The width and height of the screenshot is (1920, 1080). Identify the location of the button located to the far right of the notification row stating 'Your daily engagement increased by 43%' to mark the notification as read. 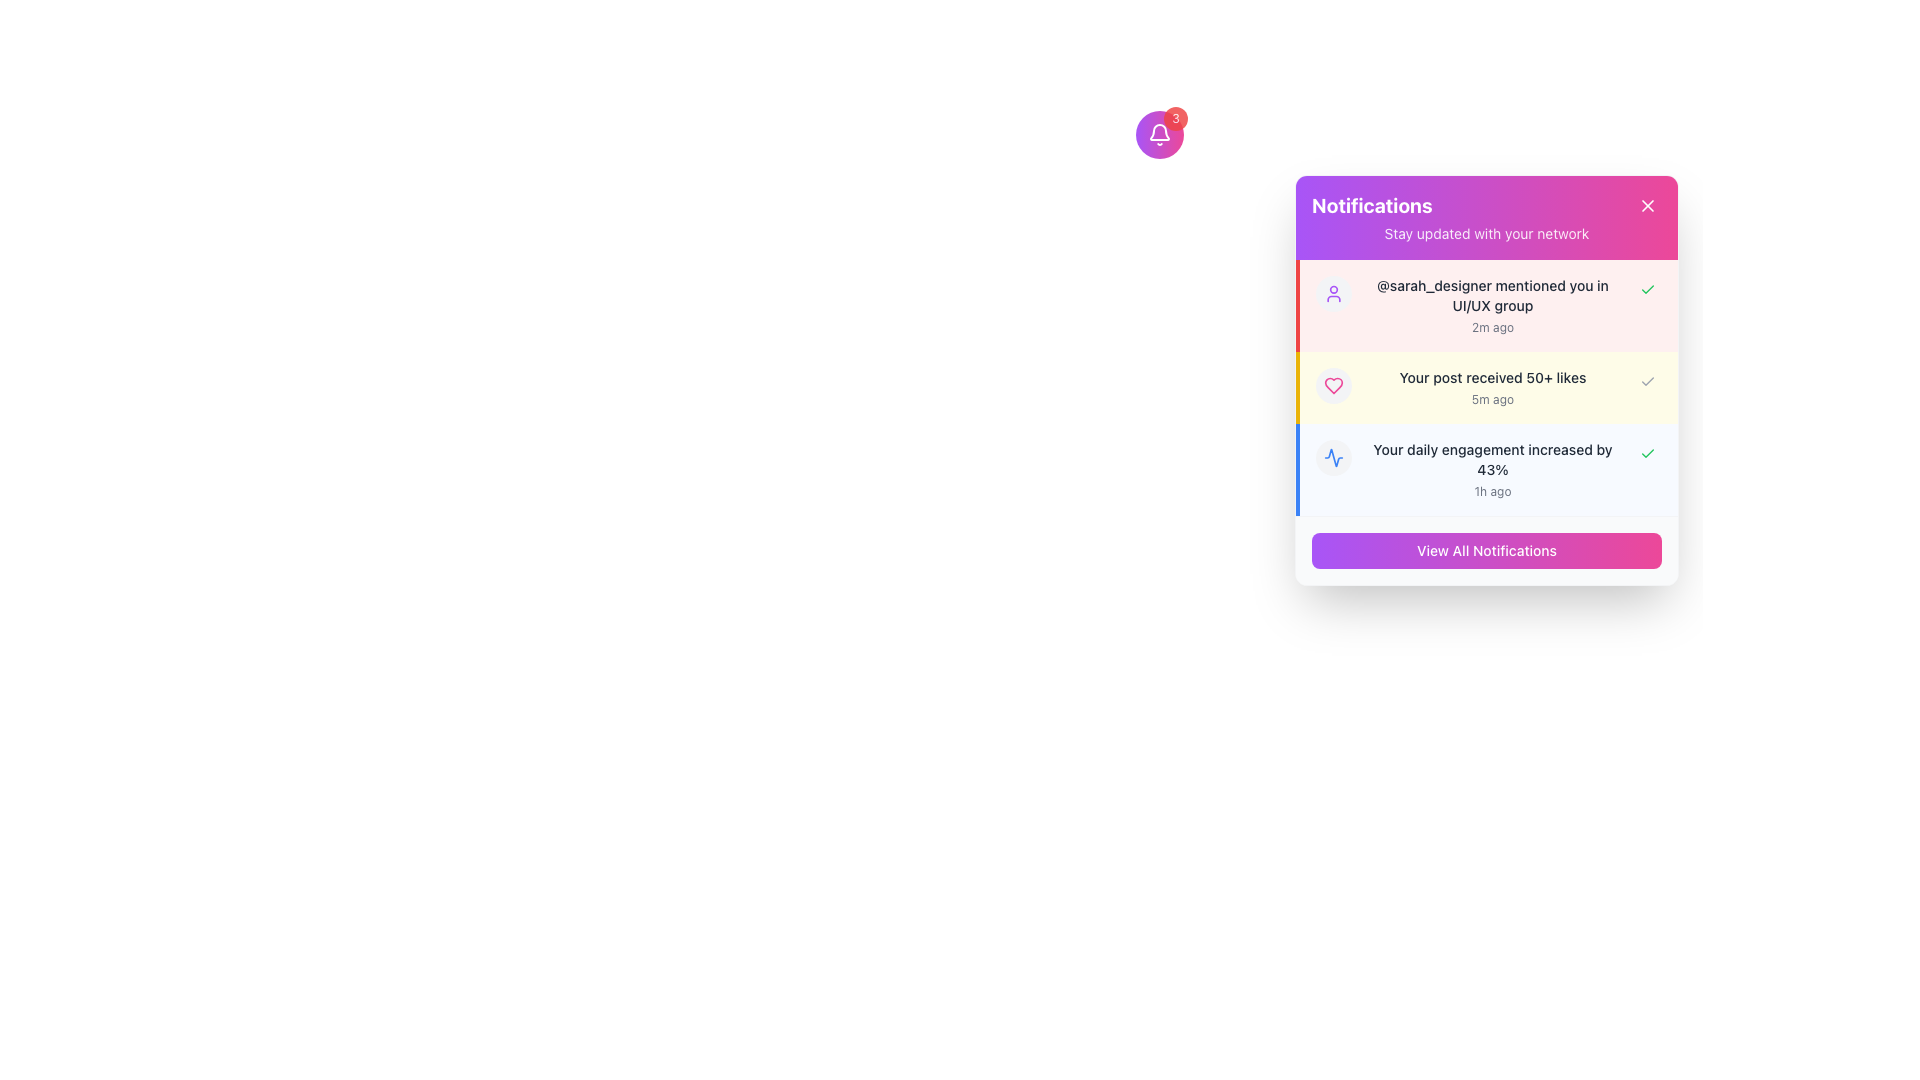
(1647, 454).